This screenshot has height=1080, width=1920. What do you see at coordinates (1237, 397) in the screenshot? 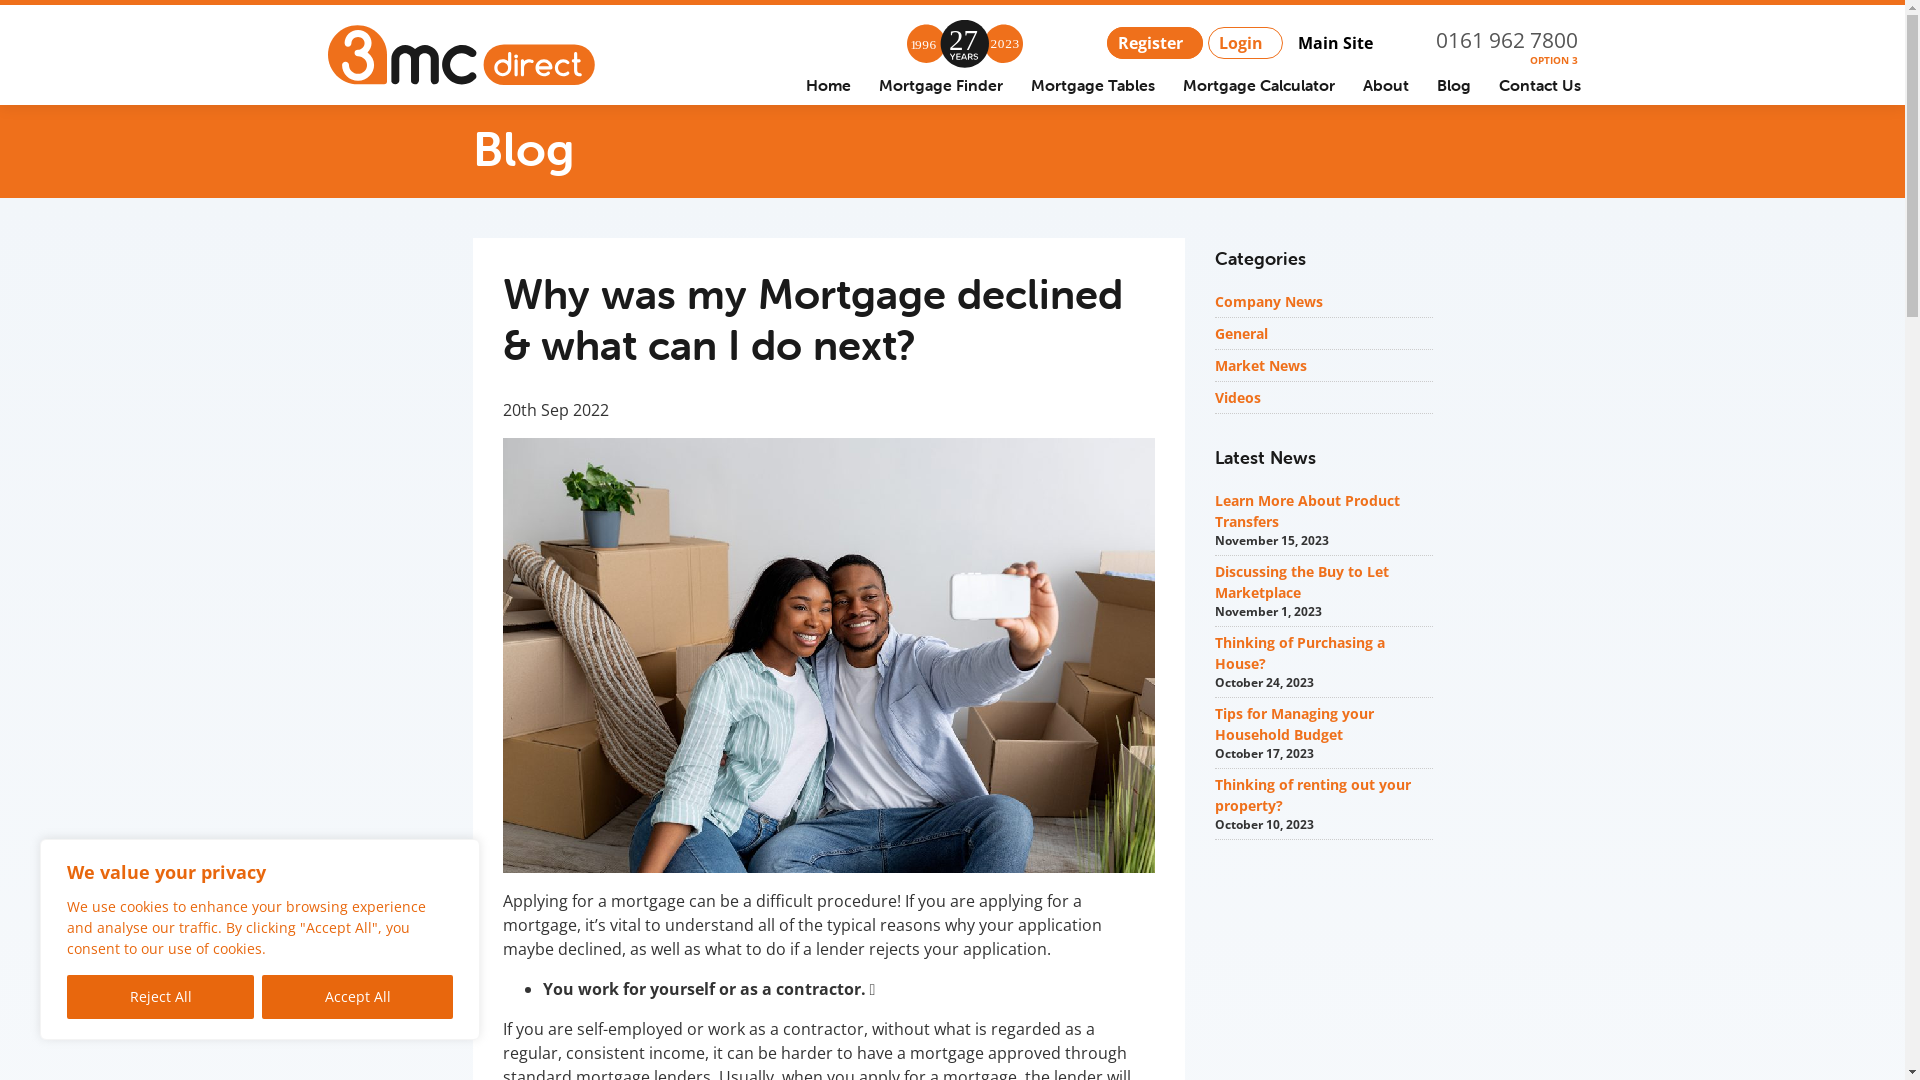
I see `'Videos'` at bounding box center [1237, 397].